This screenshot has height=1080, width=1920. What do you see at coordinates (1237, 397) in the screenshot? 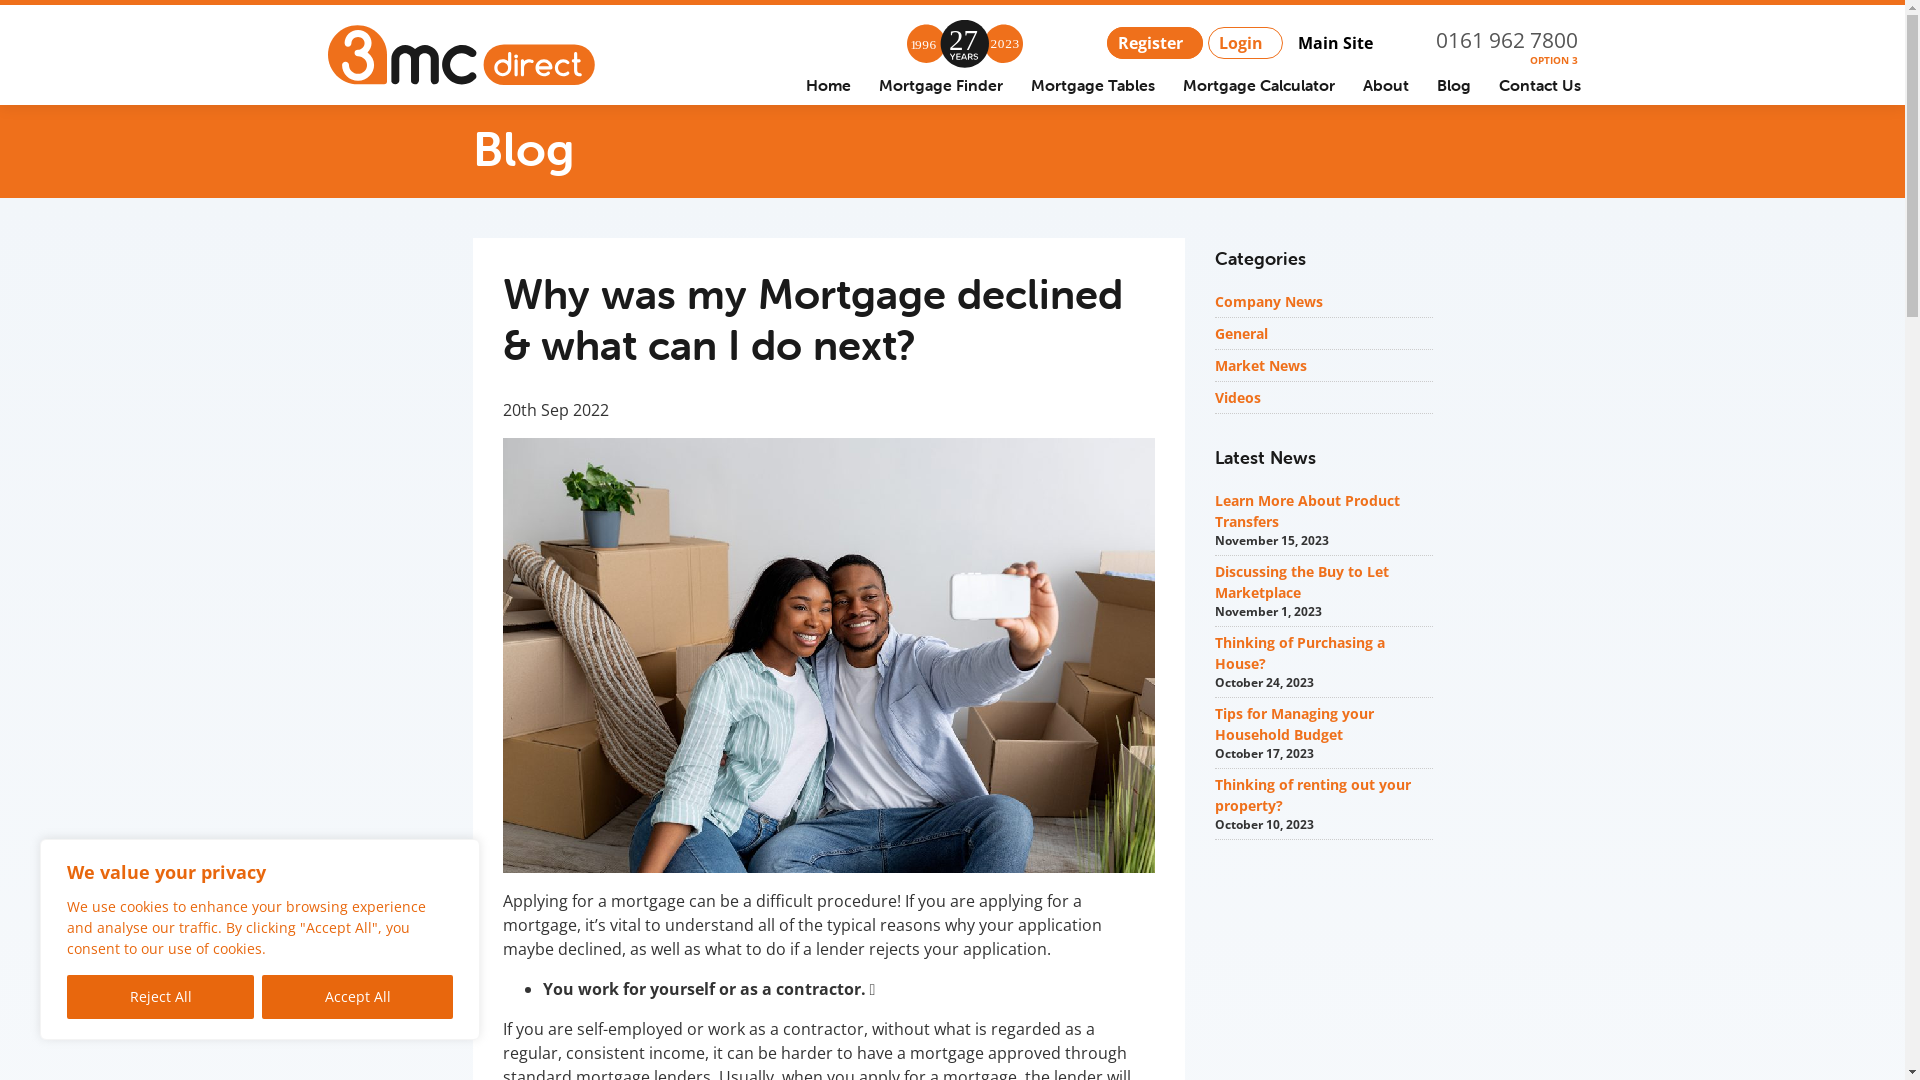
I see `'Videos'` at bounding box center [1237, 397].